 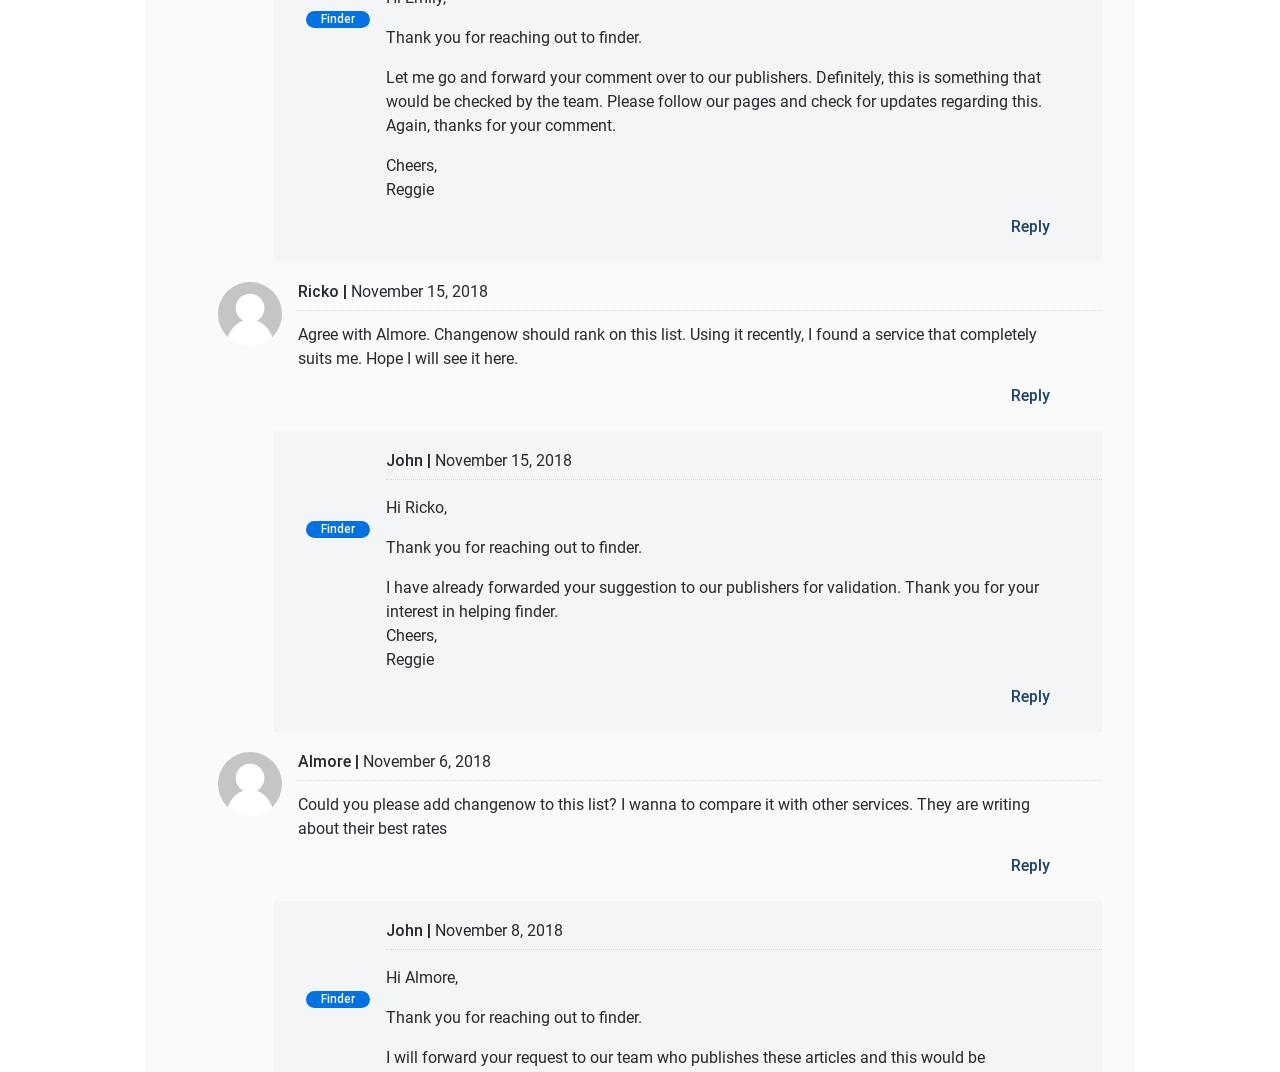 I want to click on 'Could you please add changenow to this list? I wanna to compare it with other services. They are writing about their best rates', so click(x=664, y=814).